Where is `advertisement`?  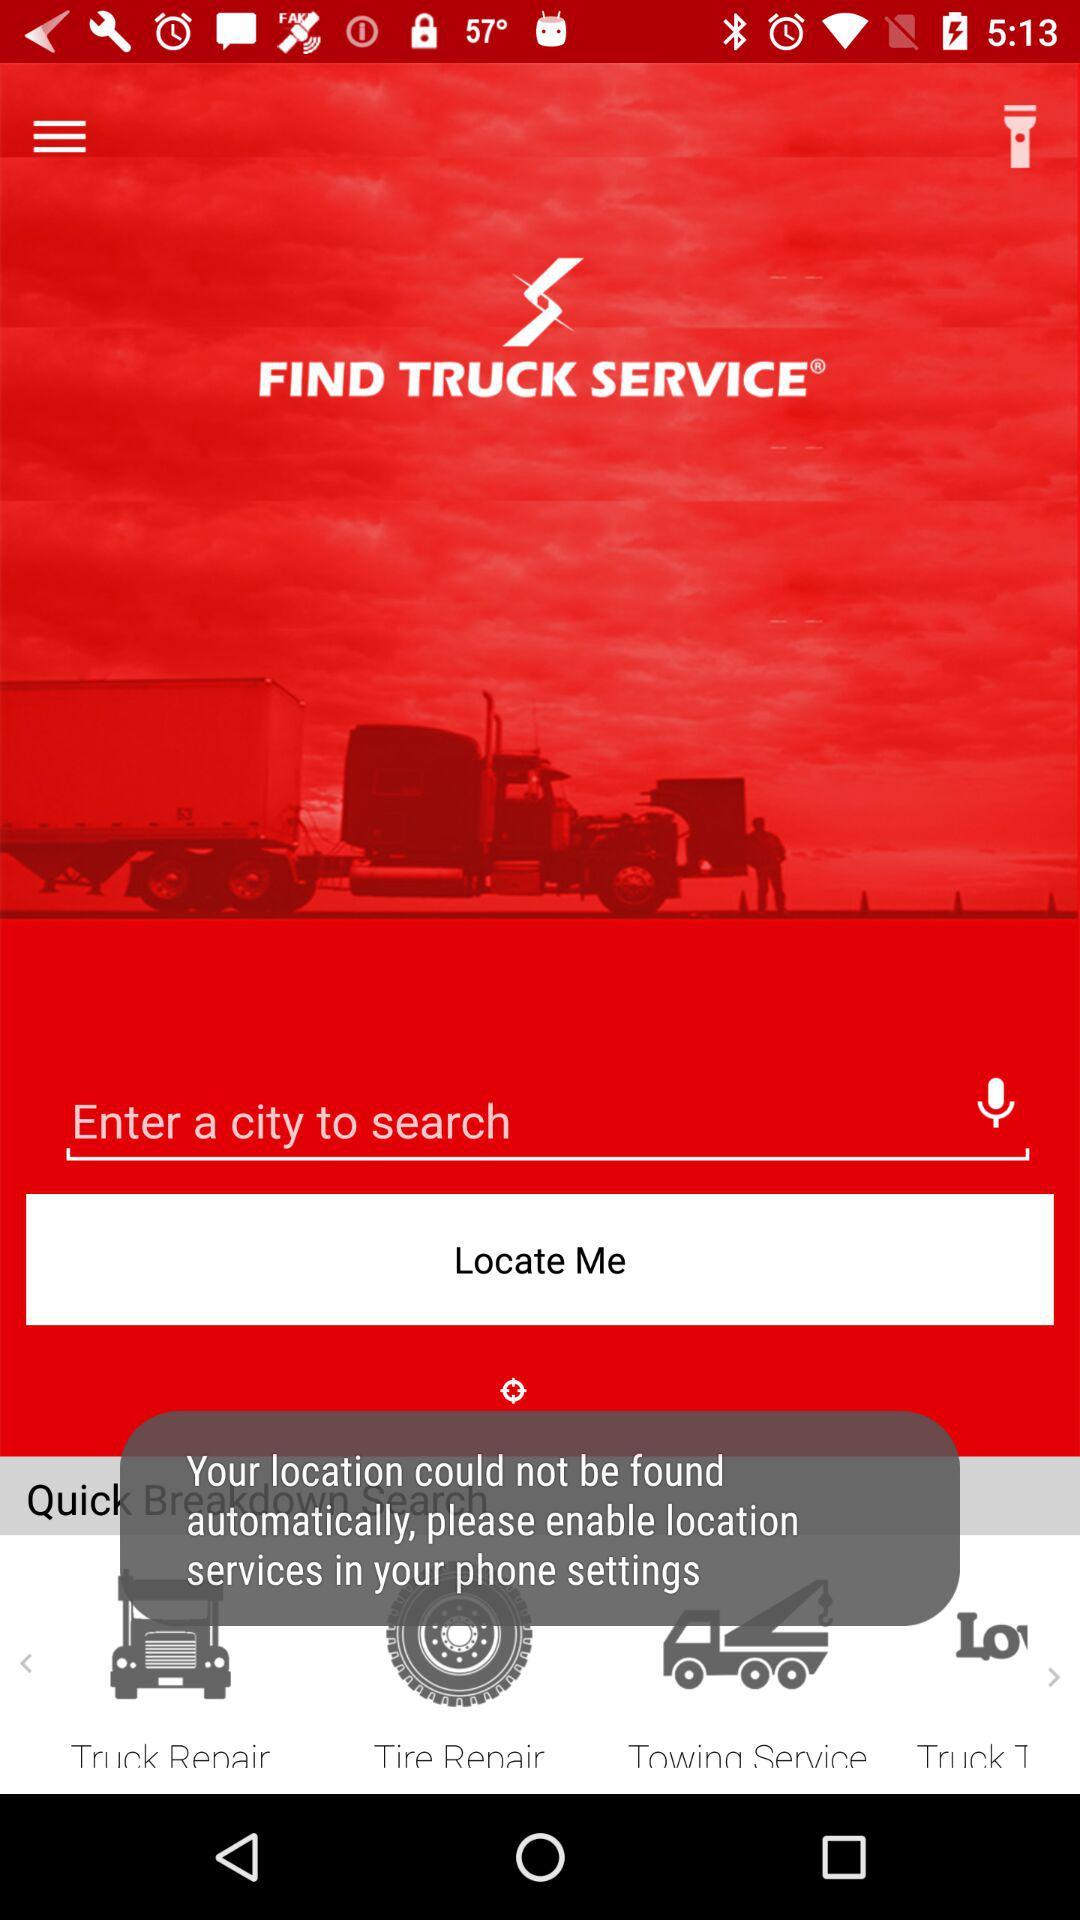 advertisement is located at coordinates (547, 1123).